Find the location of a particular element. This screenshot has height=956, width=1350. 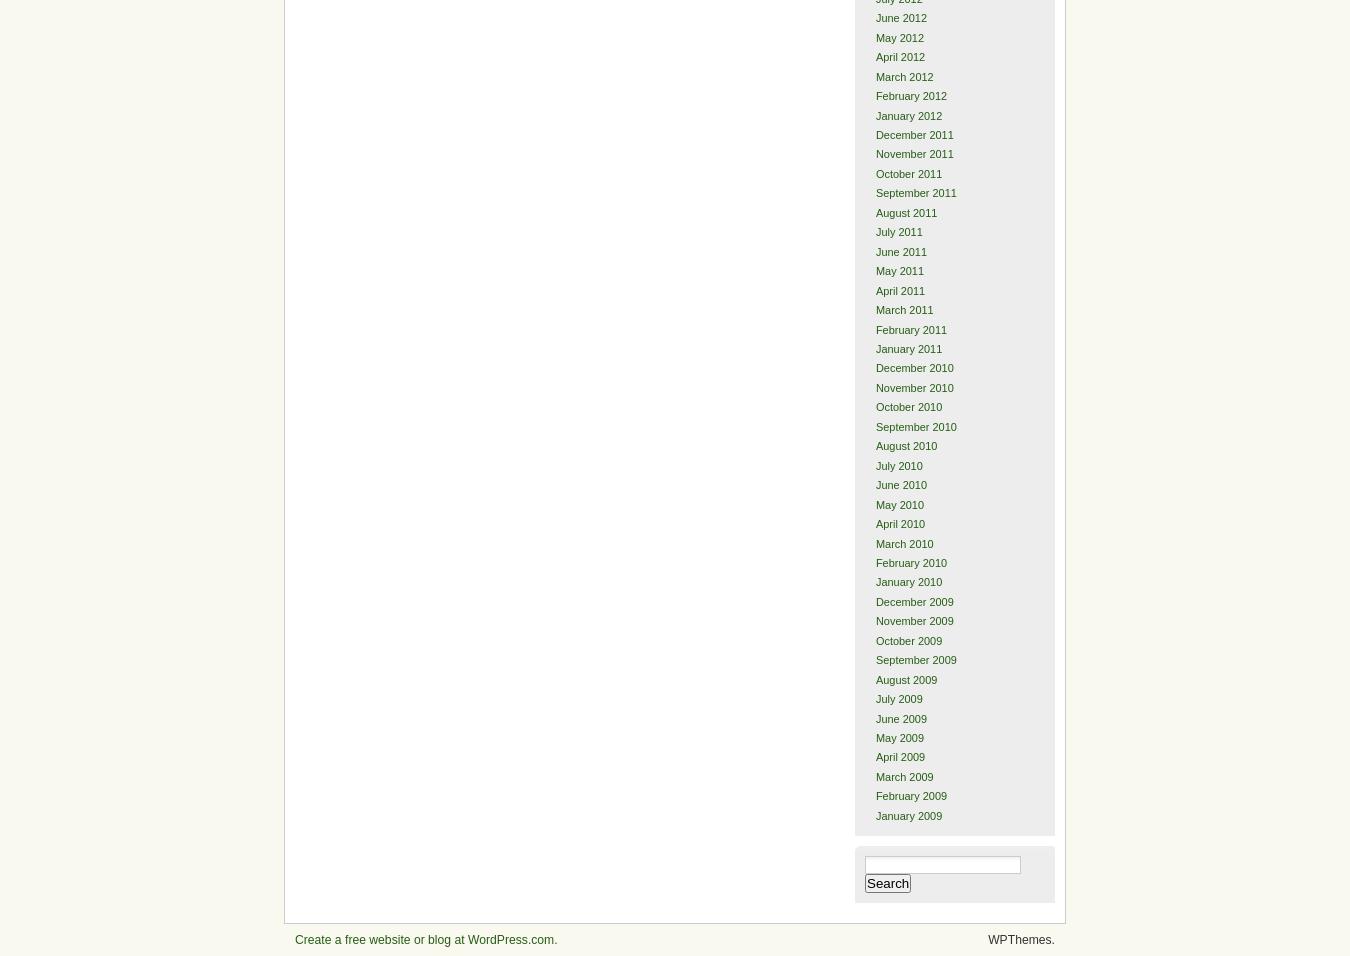

'November 2010' is located at coordinates (912, 386).